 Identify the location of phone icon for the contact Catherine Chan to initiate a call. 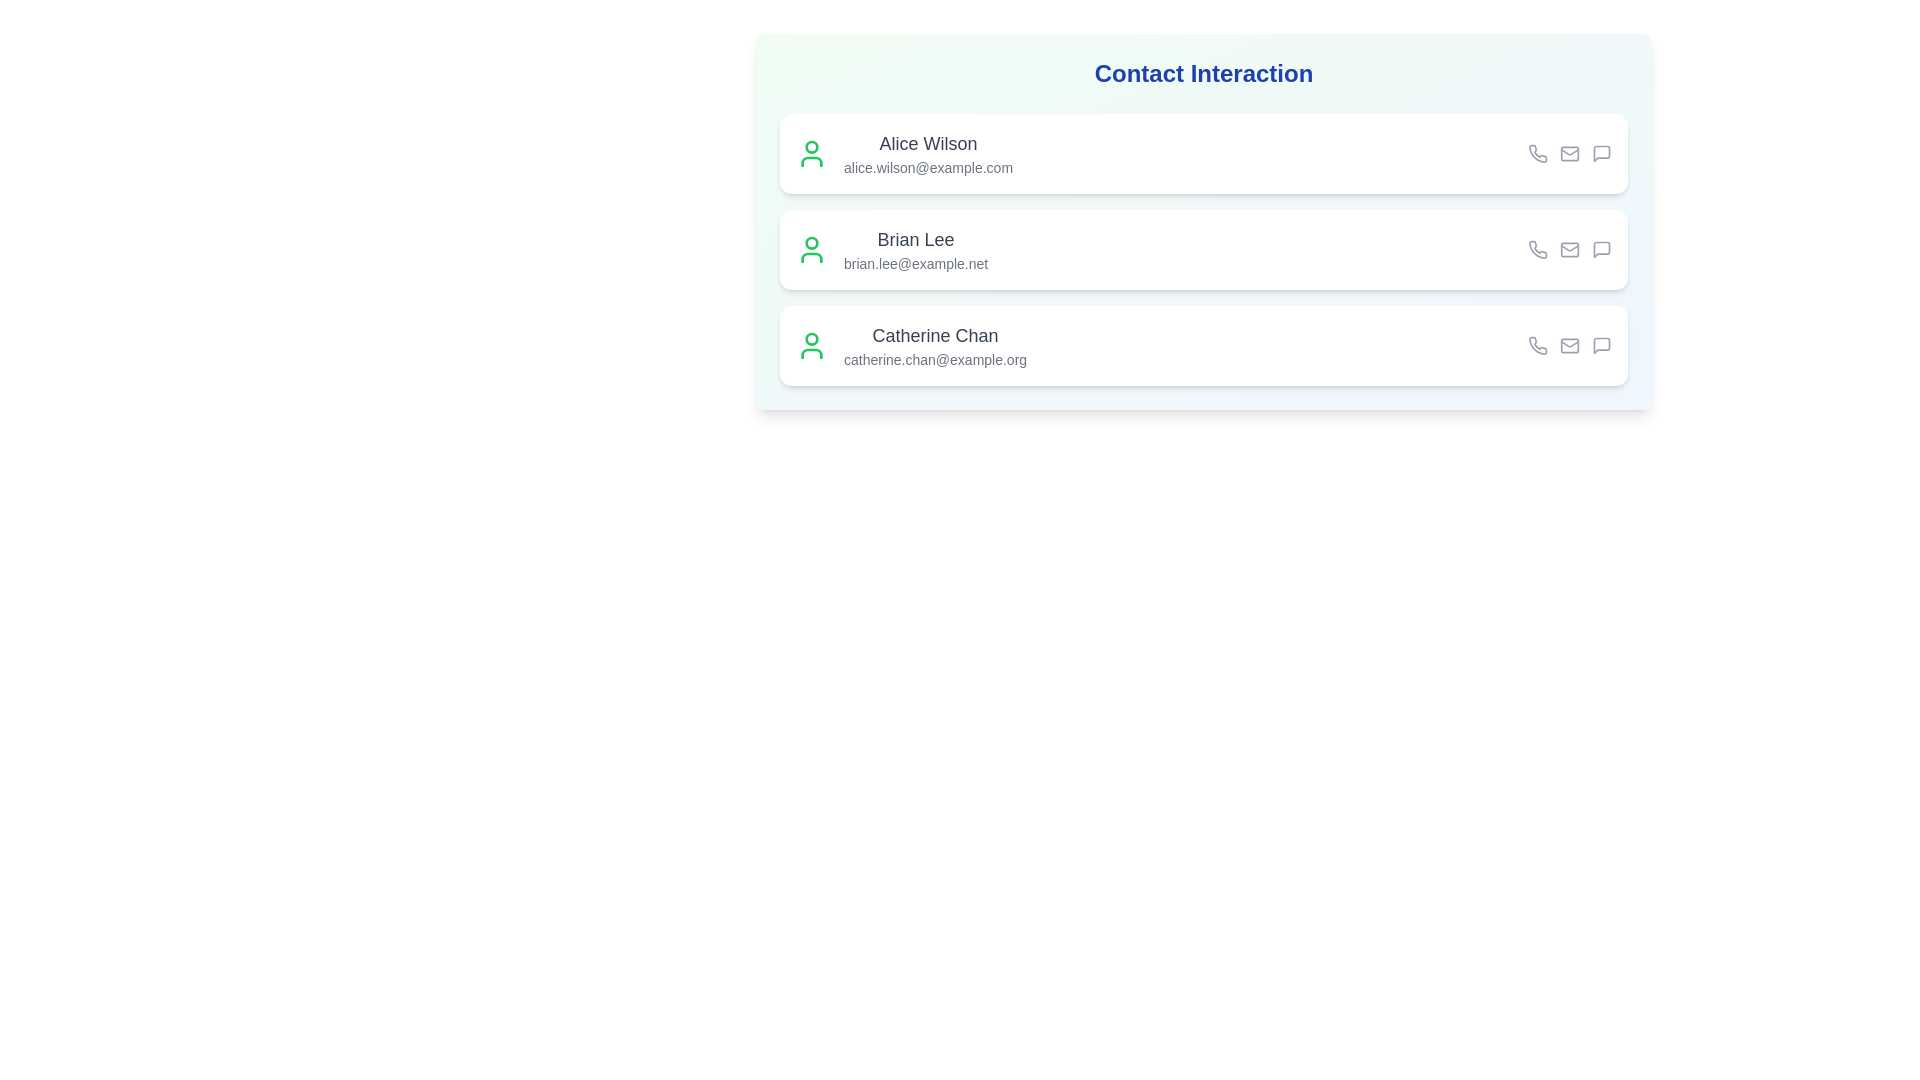
(1536, 345).